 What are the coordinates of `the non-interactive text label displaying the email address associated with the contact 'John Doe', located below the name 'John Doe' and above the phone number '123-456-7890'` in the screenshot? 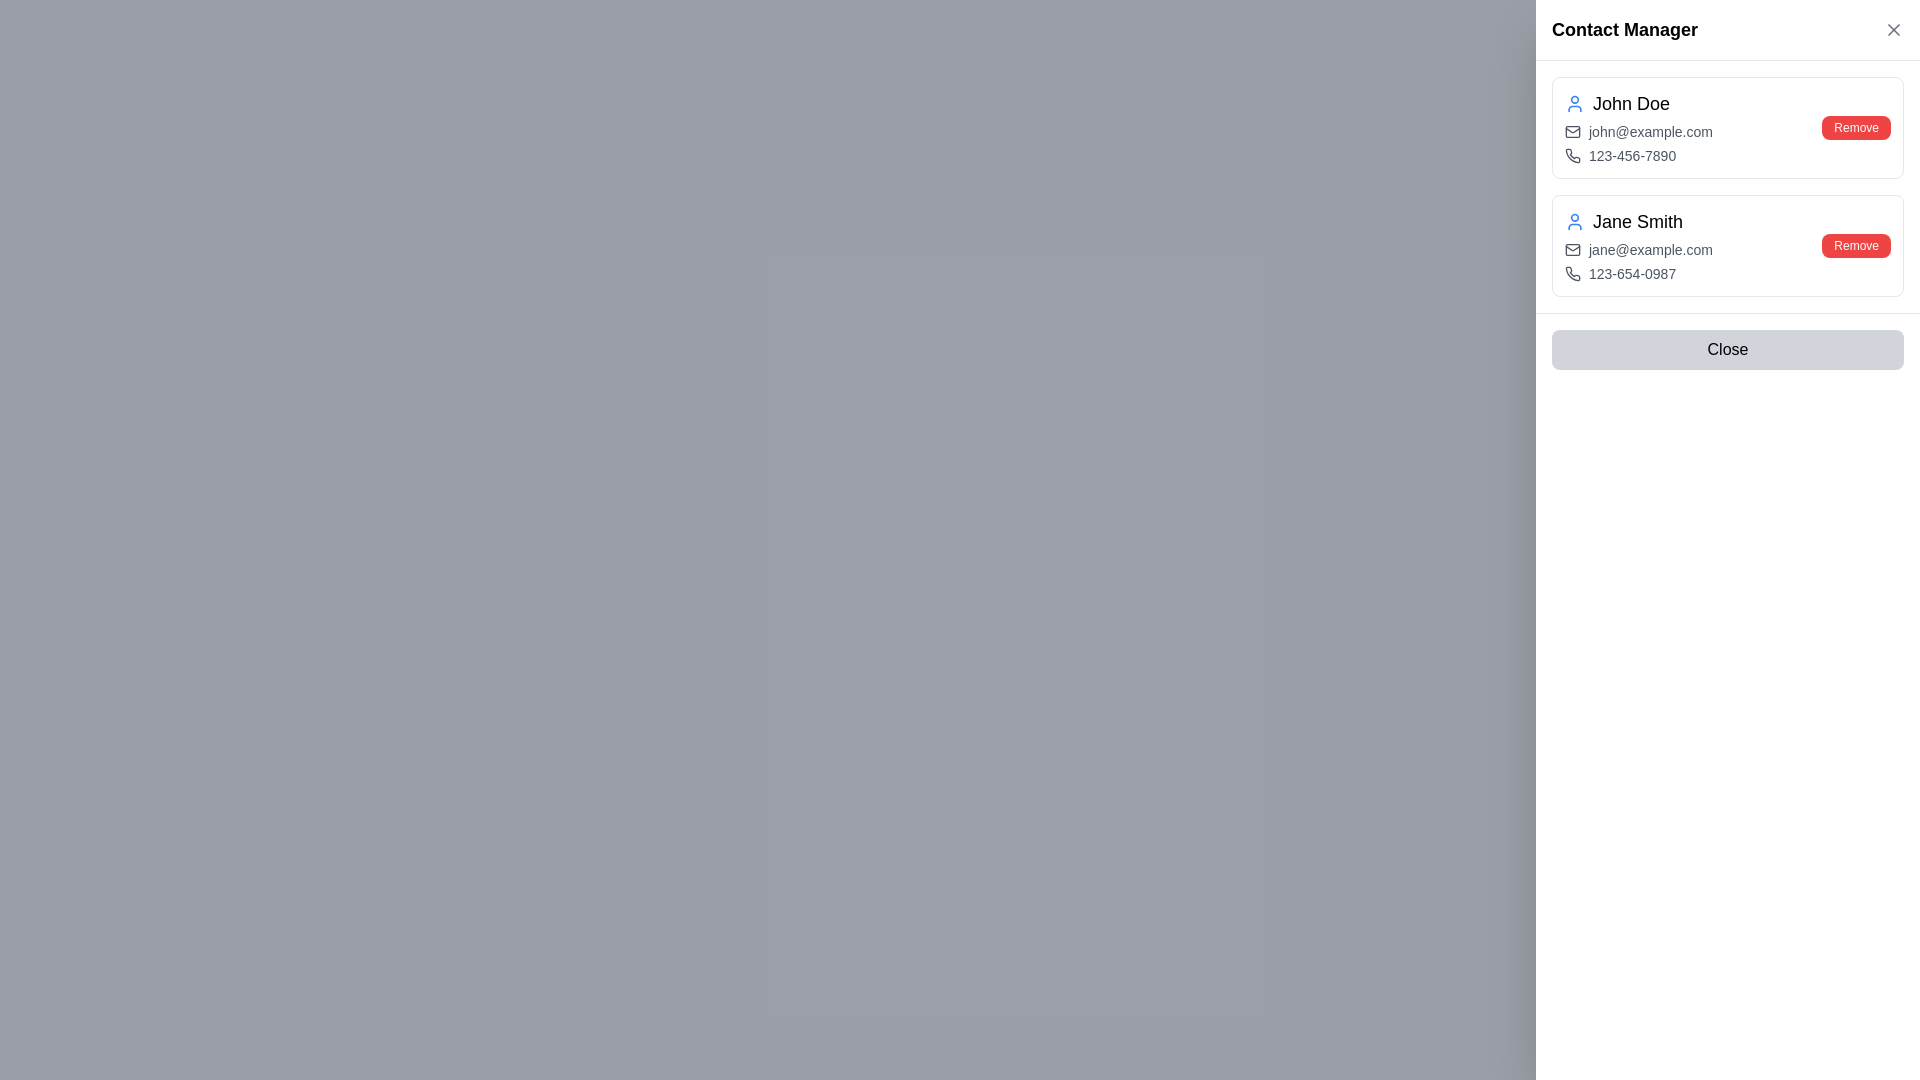 It's located at (1638, 131).